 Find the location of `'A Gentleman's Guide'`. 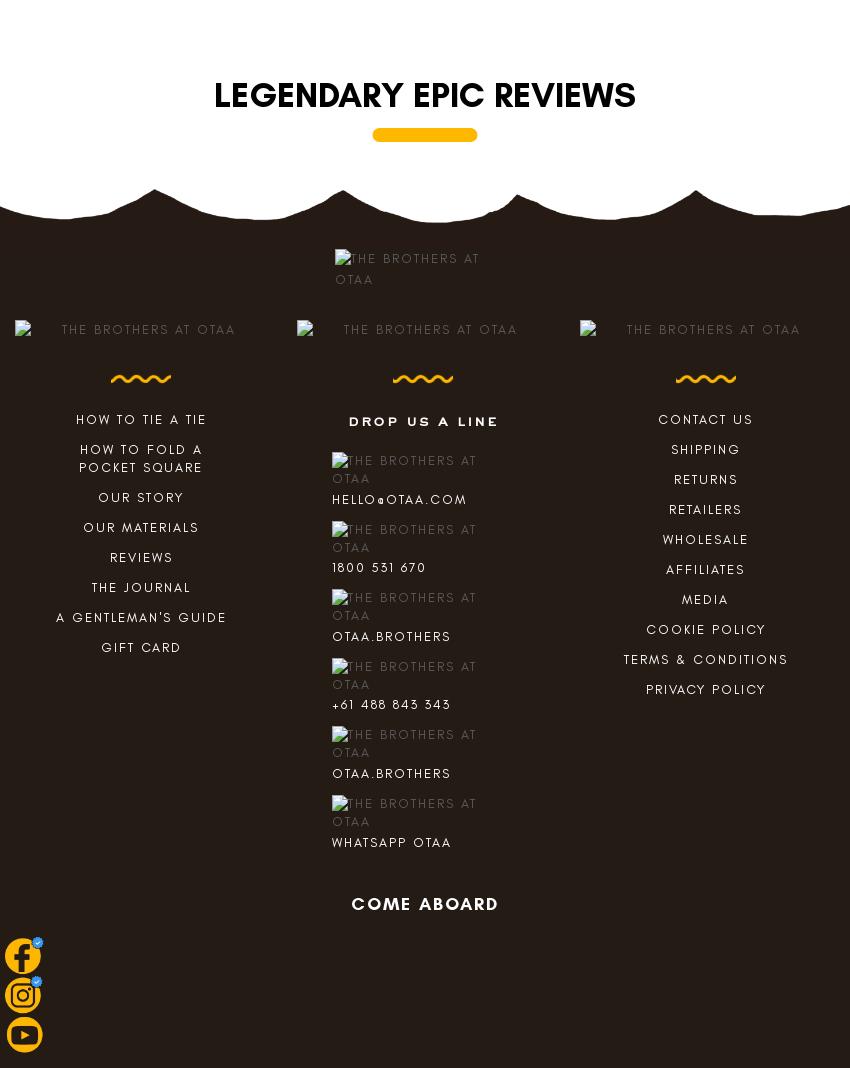

'A Gentleman's Guide' is located at coordinates (140, 616).